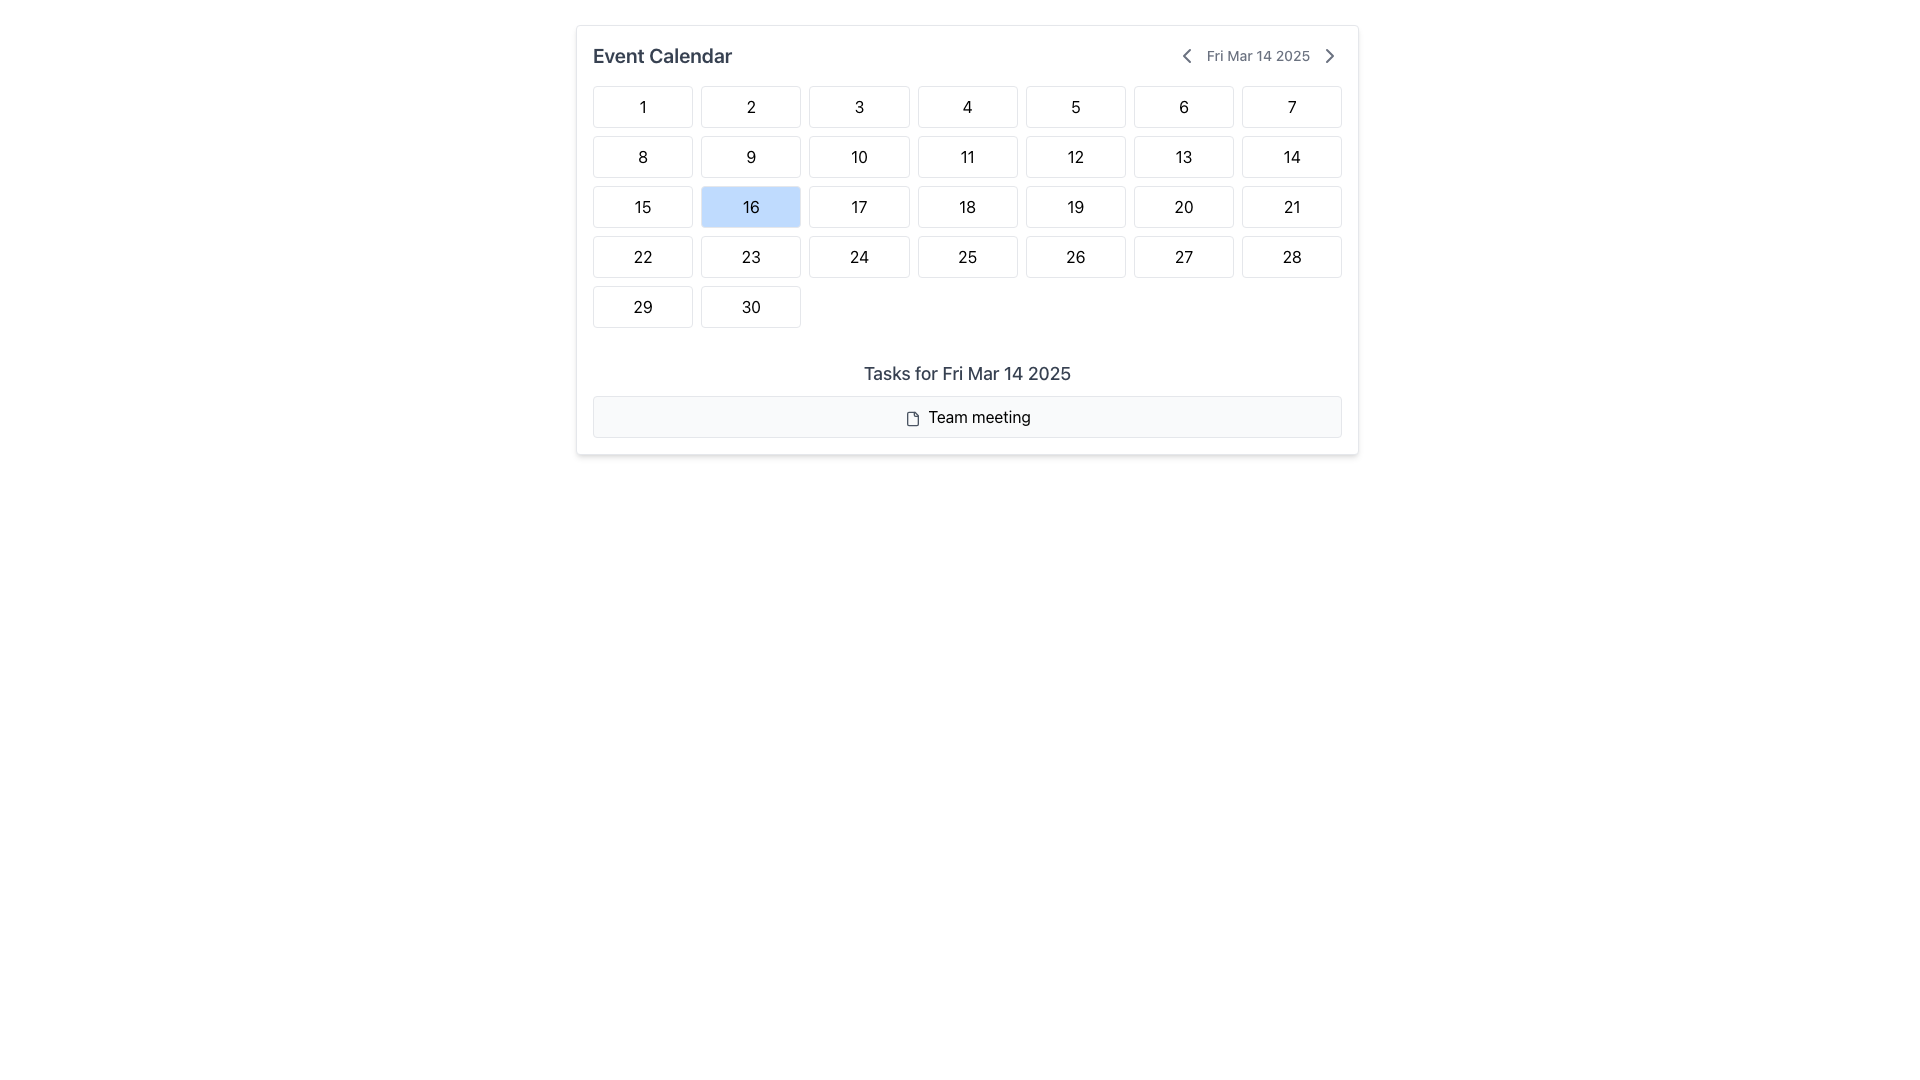  I want to click on the button representing a specific day in the calendar view located in the second row and fifth column of the grid layout, so click(1074, 156).